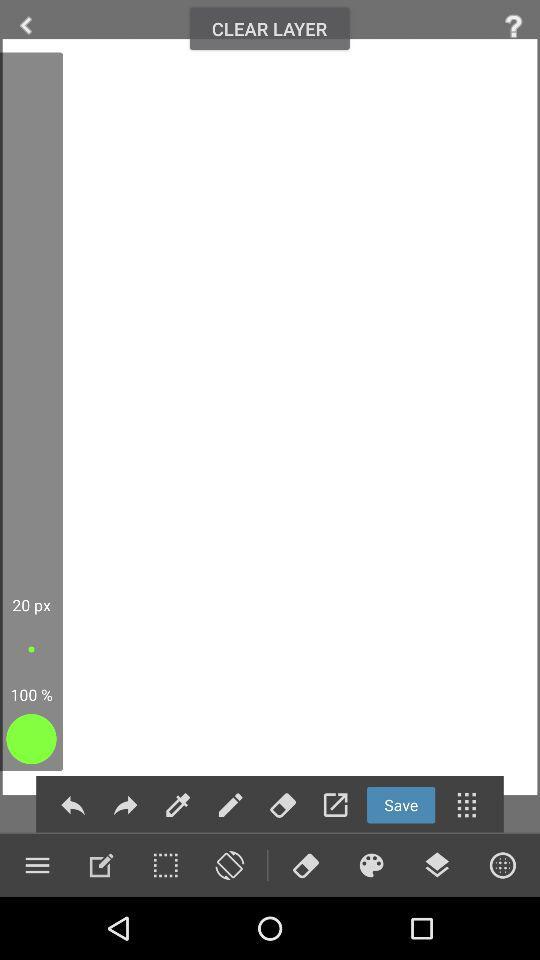  What do you see at coordinates (100, 864) in the screenshot?
I see `zooming` at bounding box center [100, 864].